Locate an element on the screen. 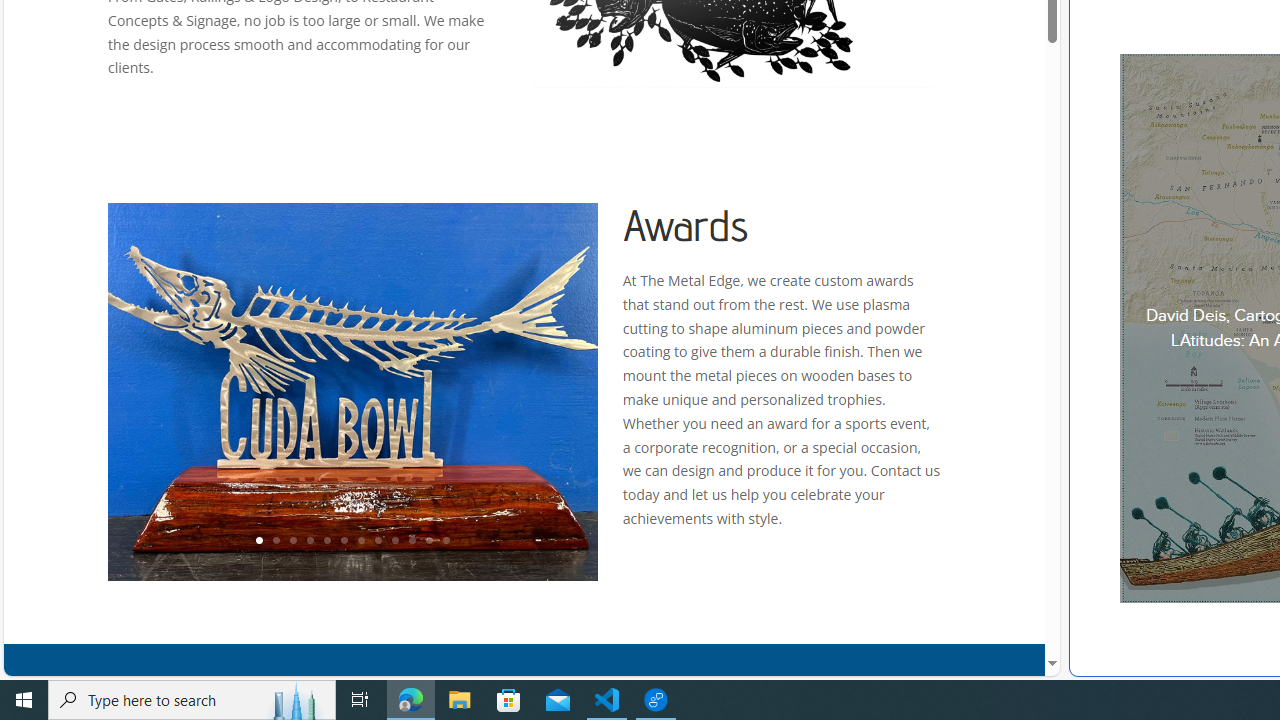 This screenshot has height=720, width=1280. '10' is located at coordinates (411, 541).